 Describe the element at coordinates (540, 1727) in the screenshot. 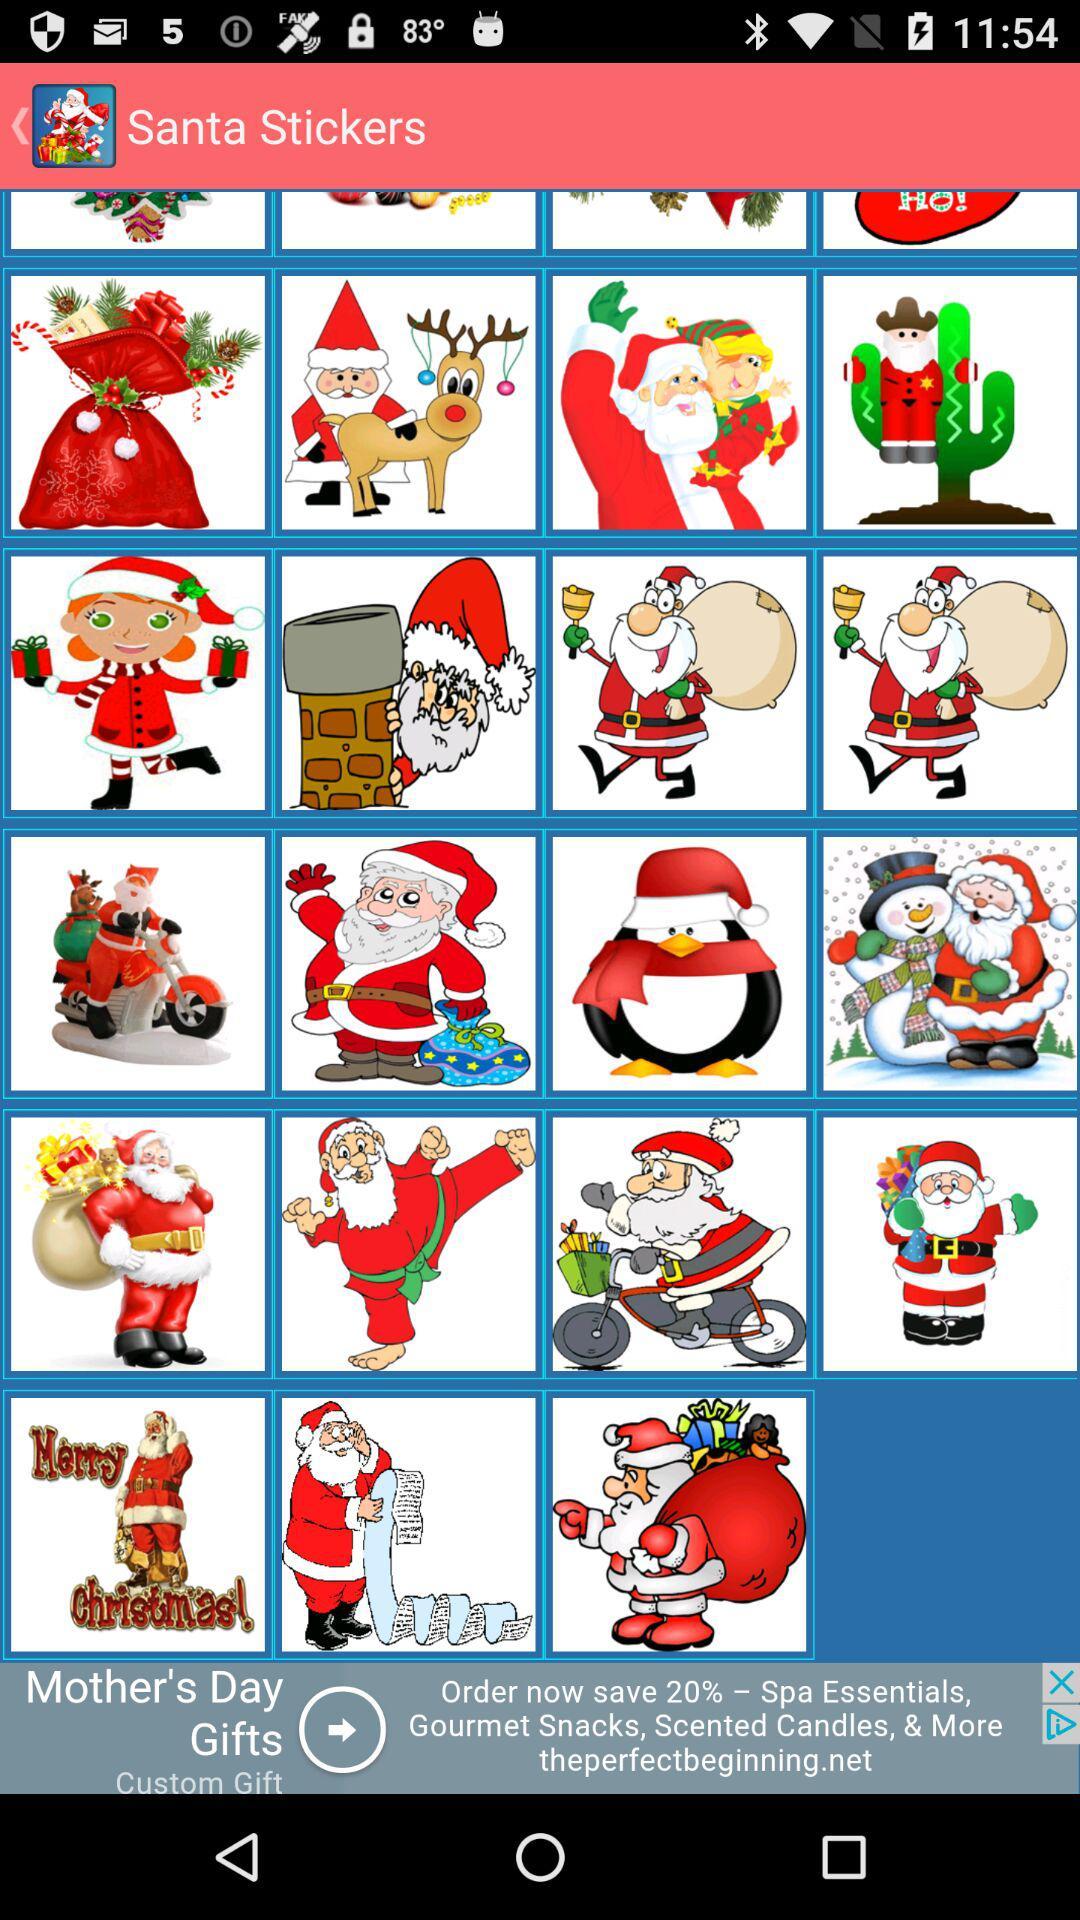

I see `advertiser banner` at that location.